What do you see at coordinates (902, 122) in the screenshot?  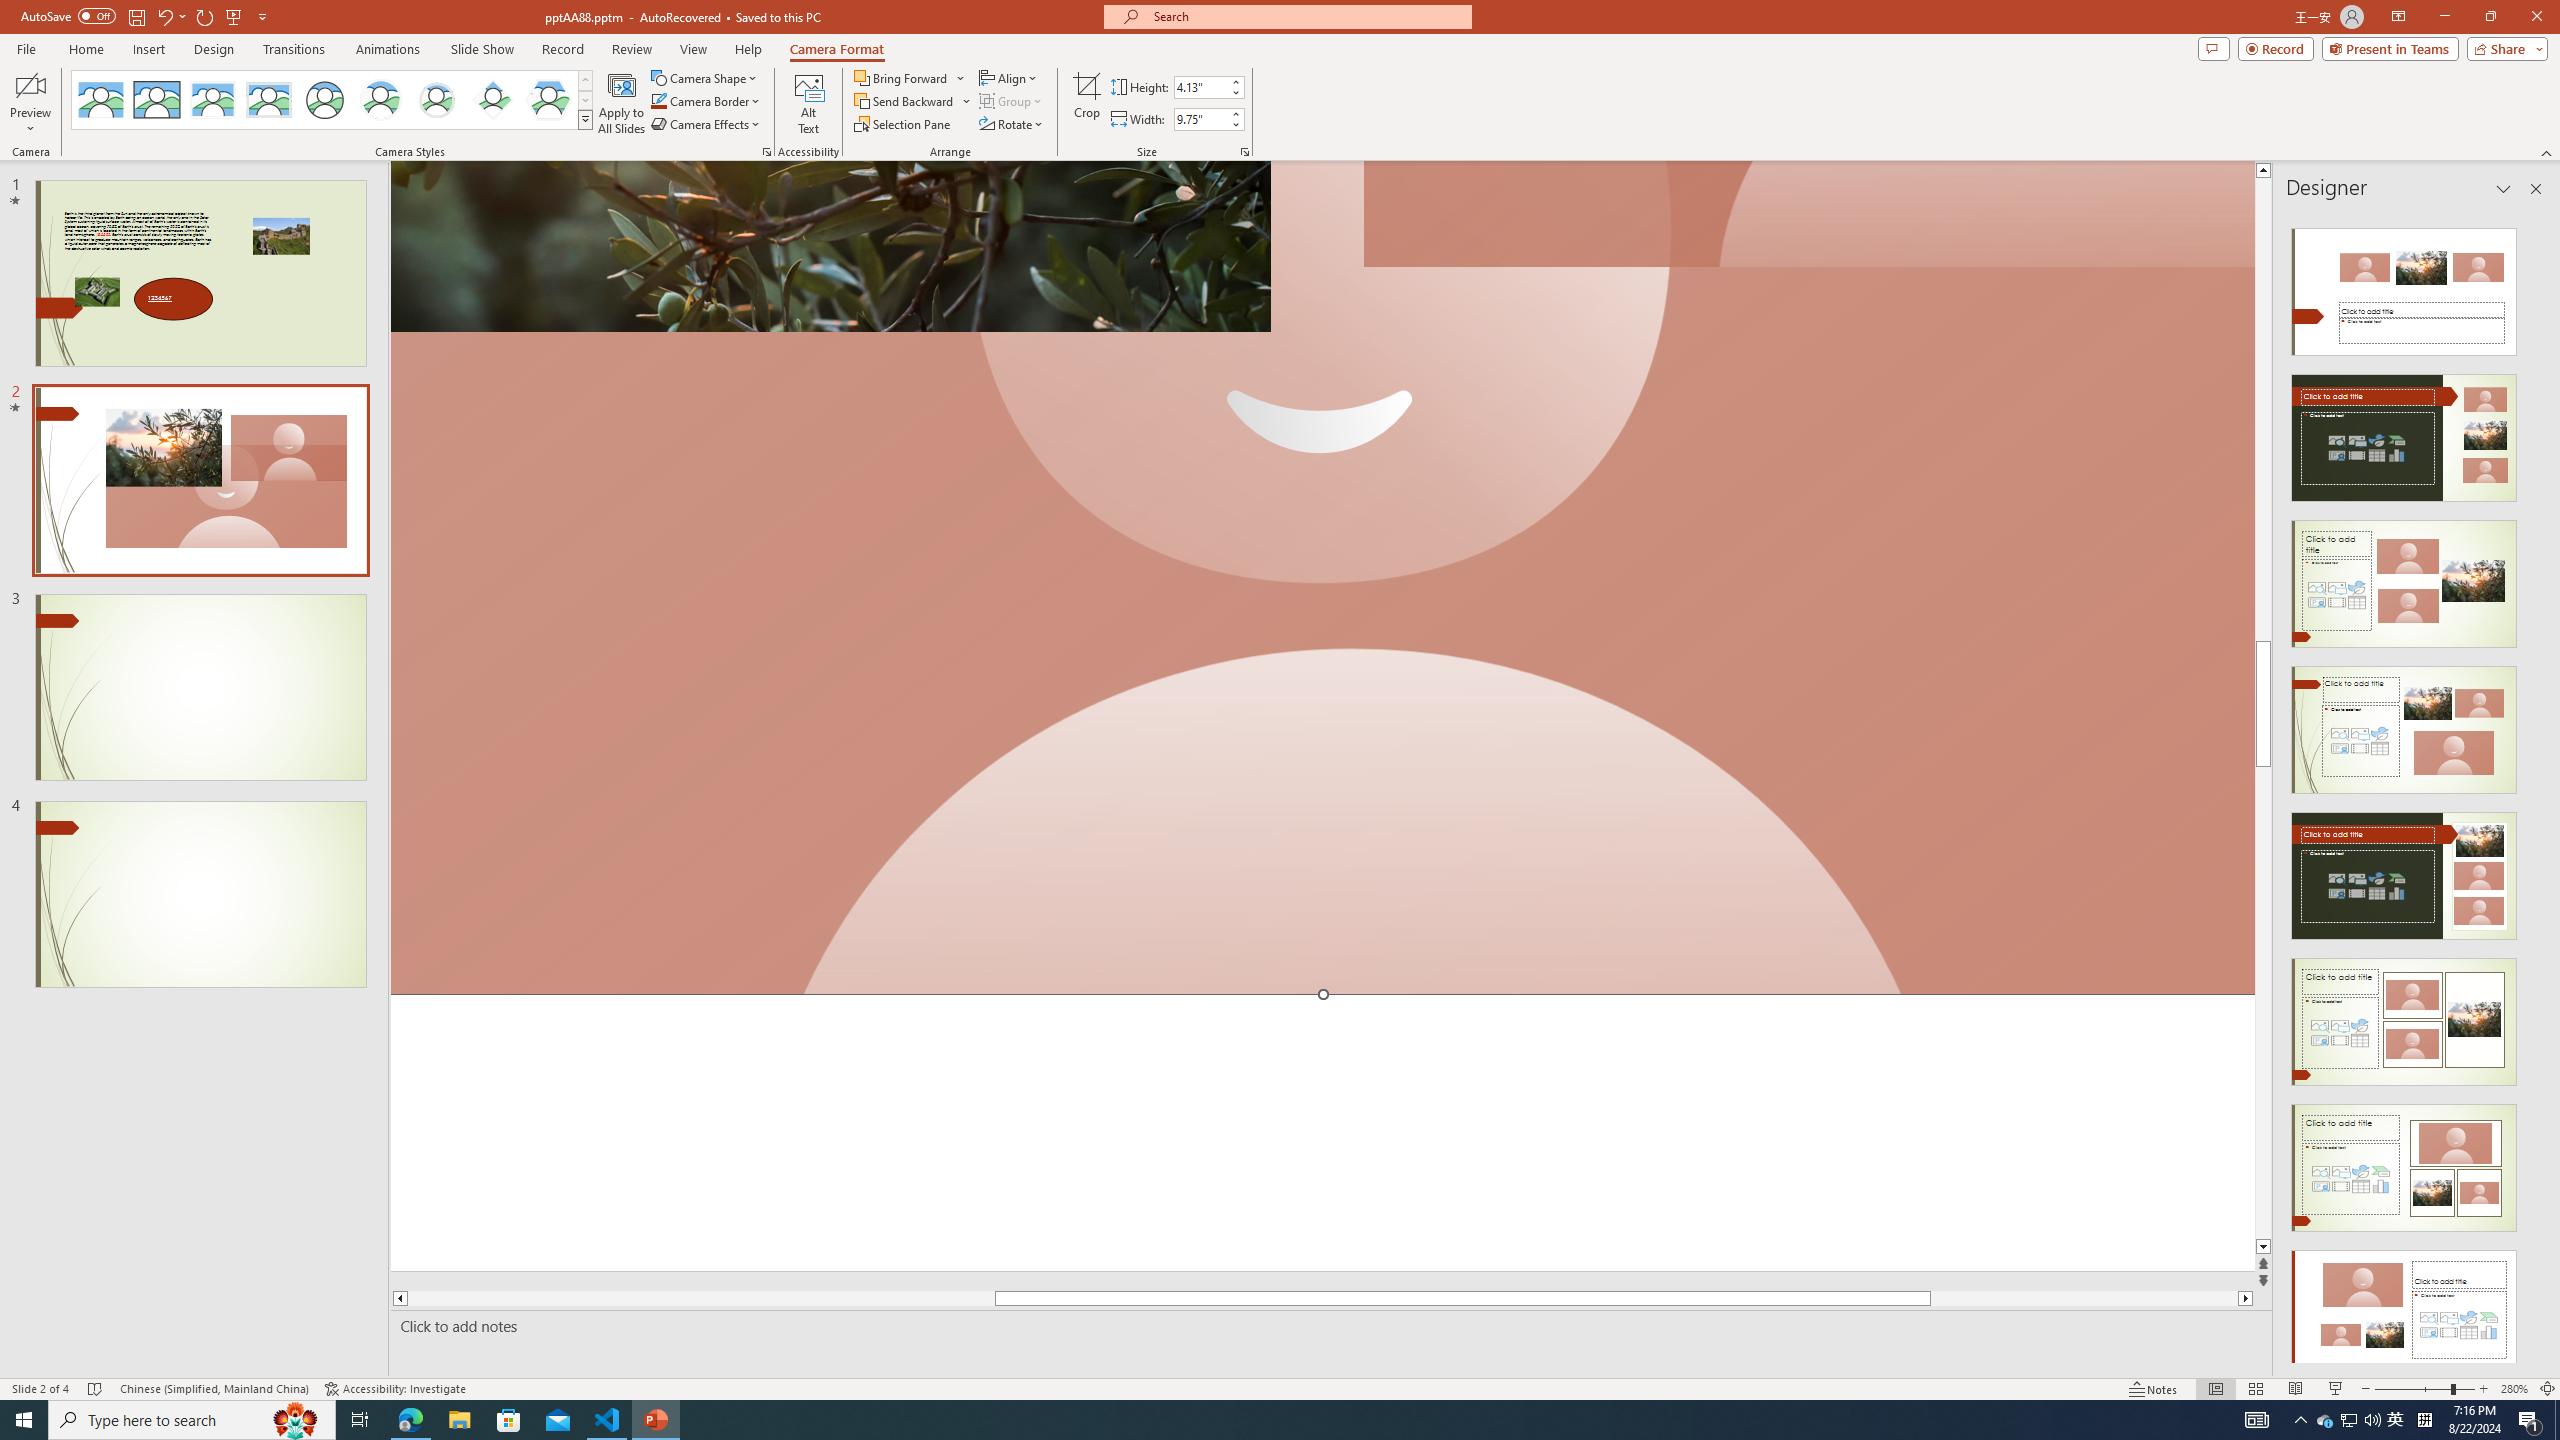 I see `'Selection Pane...'` at bounding box center [902, 122].